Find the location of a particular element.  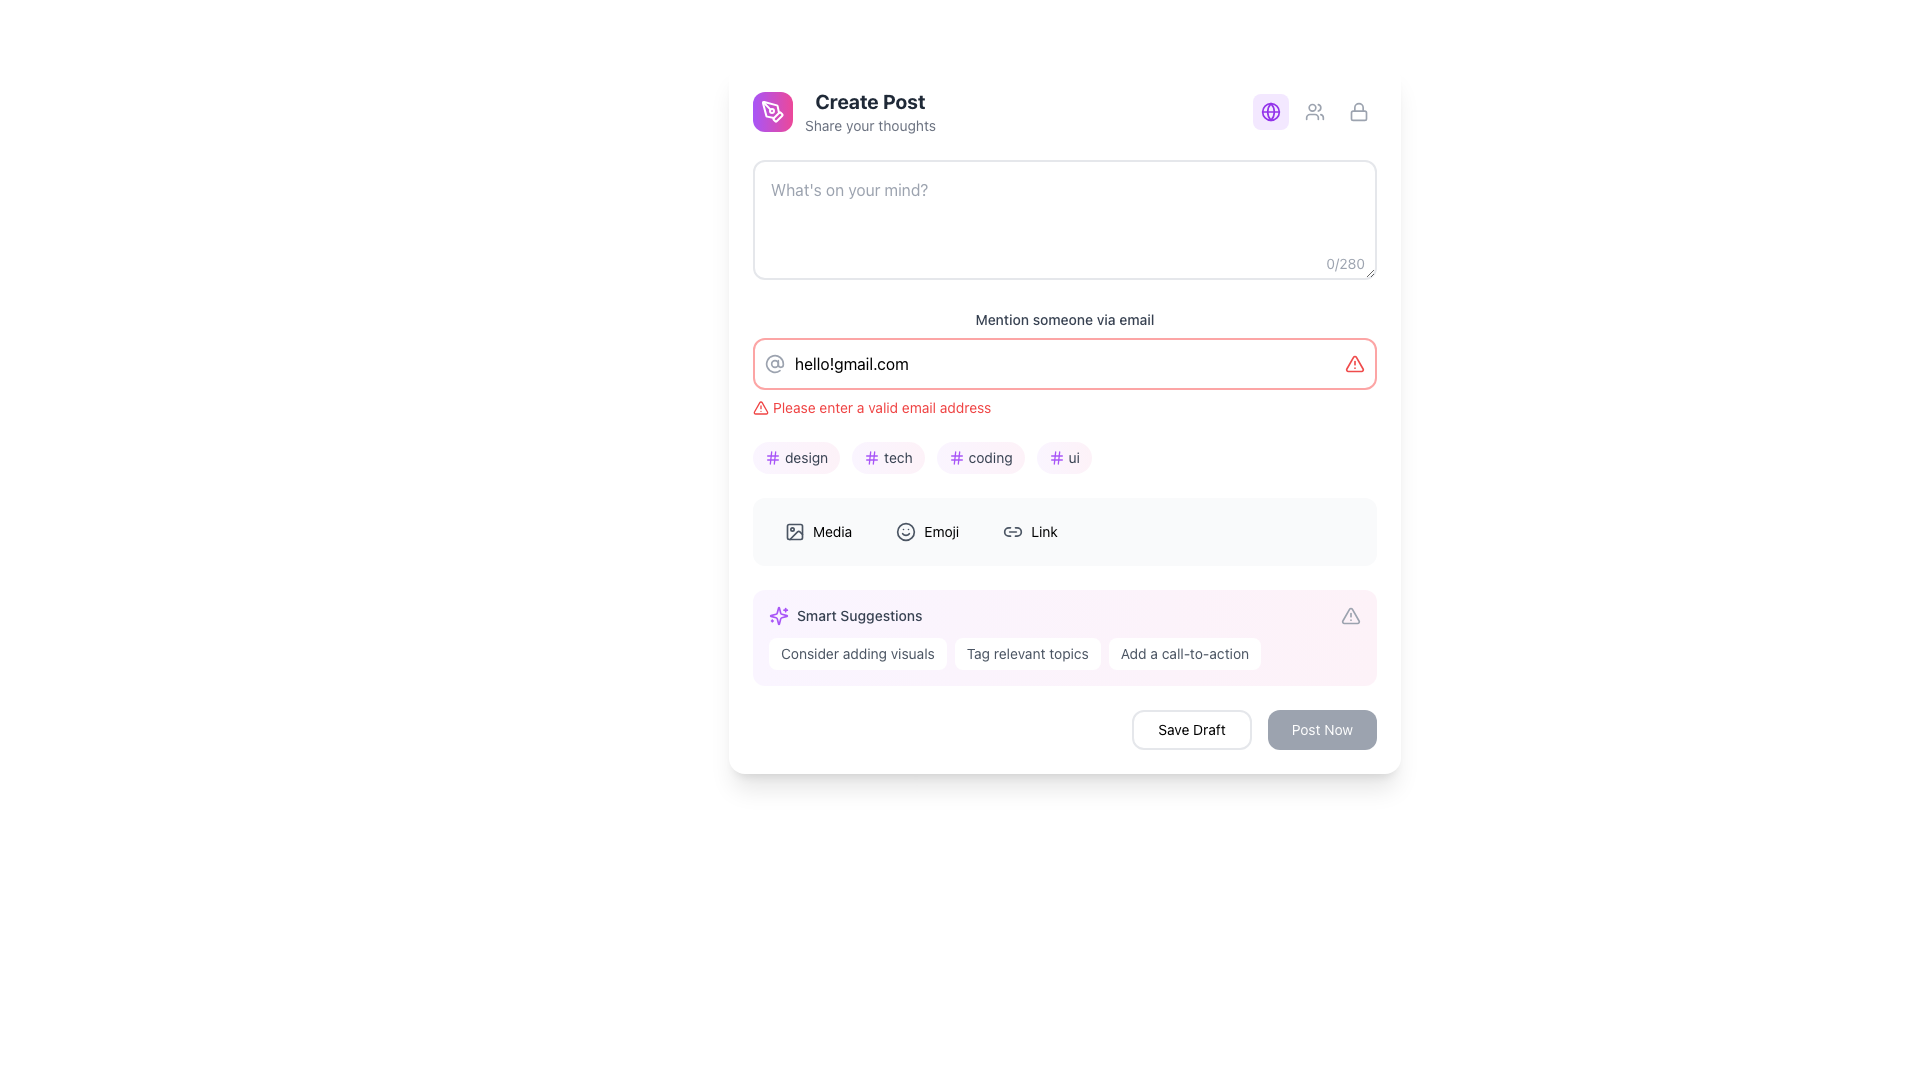

the SVG graphic circle that visually represents a part of the globe icon located at the top-right area of the interface is located at coordinates (1270, 111).